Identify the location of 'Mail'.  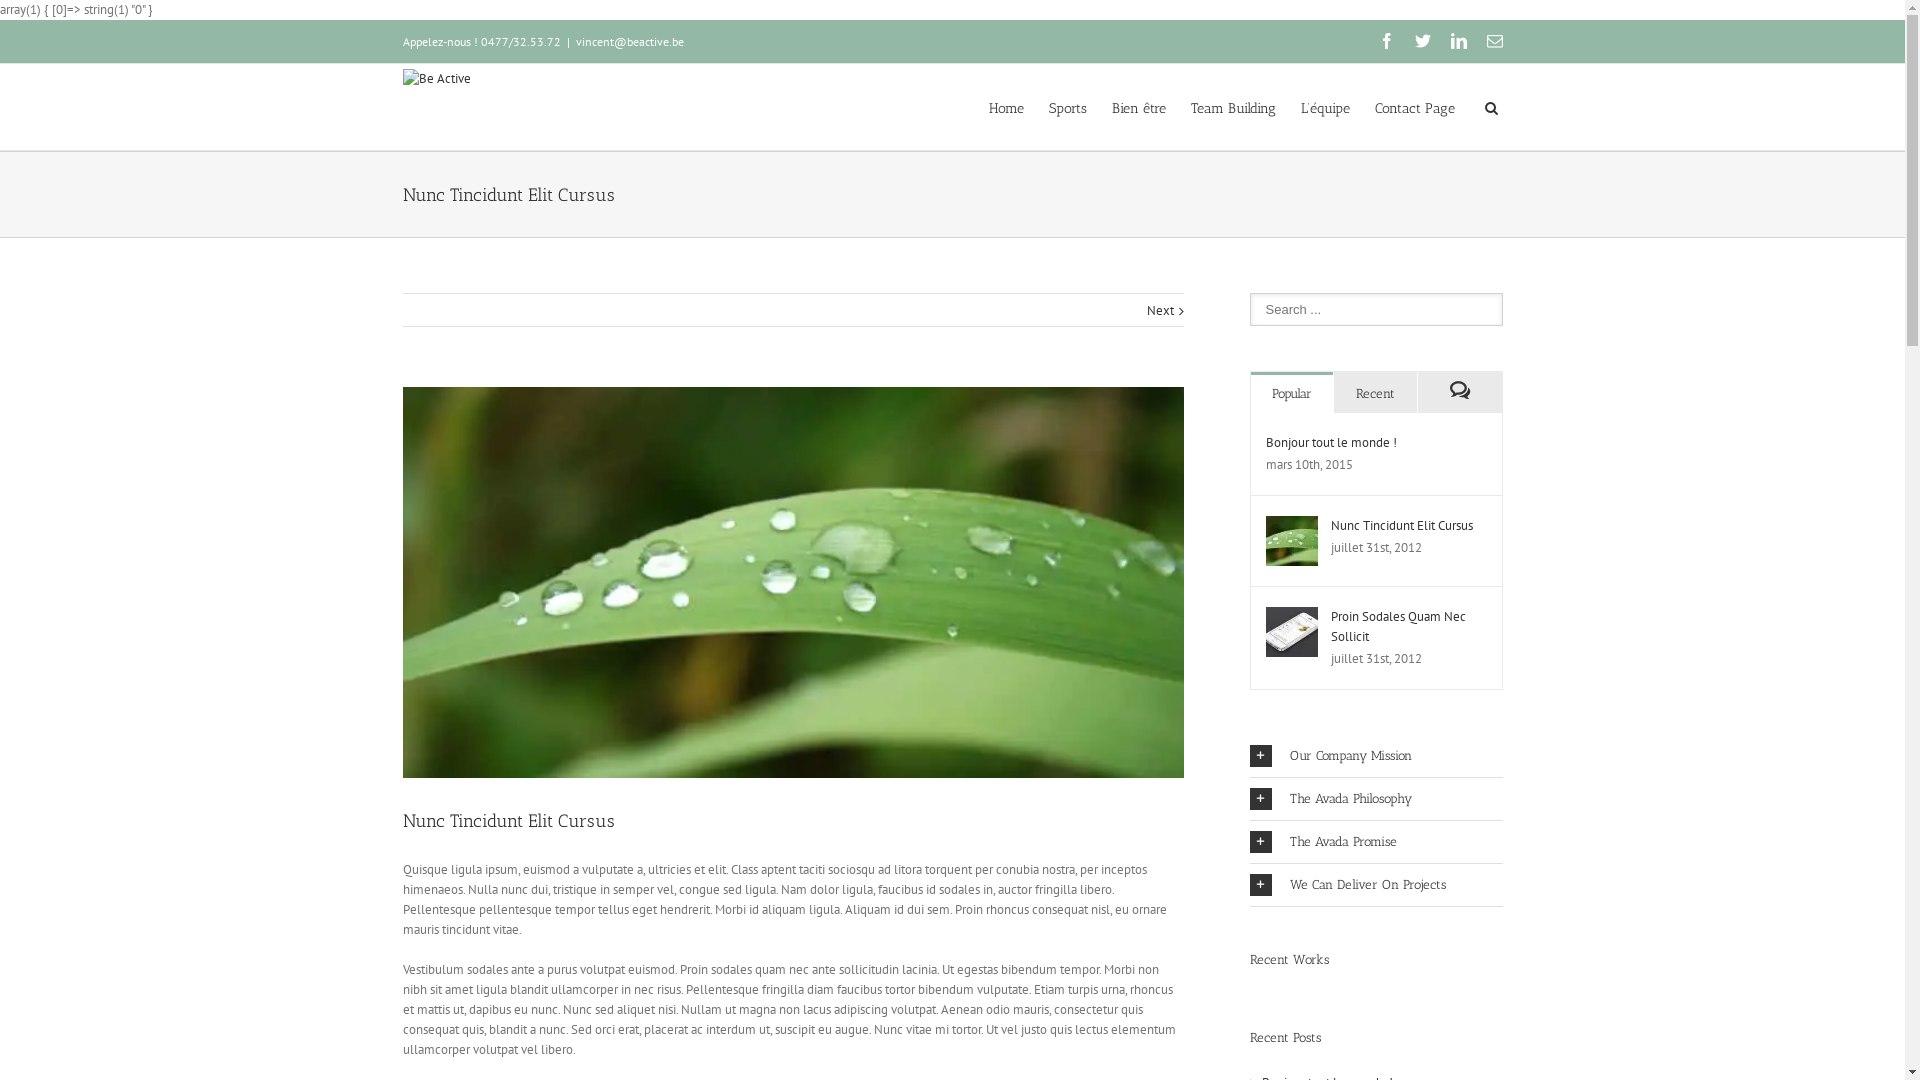
(1493, 41).